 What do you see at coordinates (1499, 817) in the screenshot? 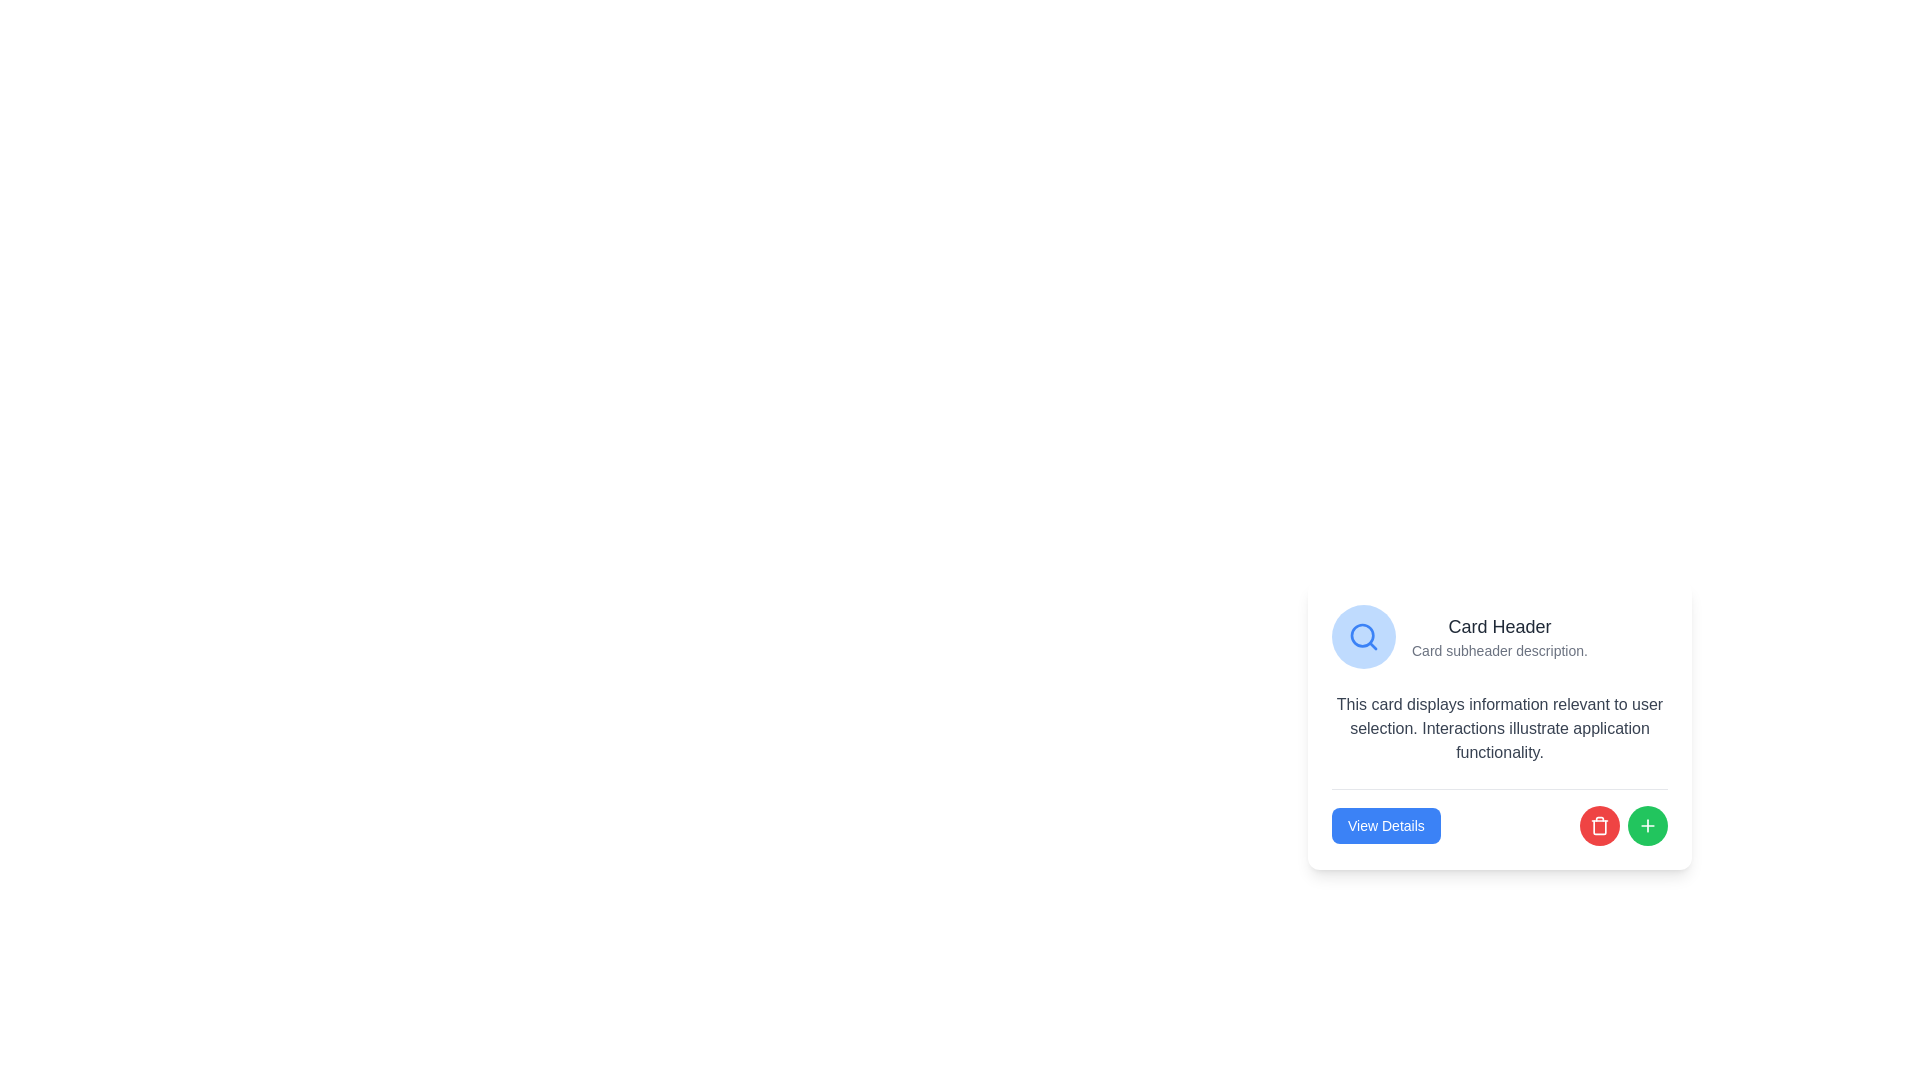
I see `the Interactive Button Group element located at the bottom of the card component, which includes a blue button labeled 'View Details', a red circular icon, and a green circular icon` at bounding box center [1499, 817].